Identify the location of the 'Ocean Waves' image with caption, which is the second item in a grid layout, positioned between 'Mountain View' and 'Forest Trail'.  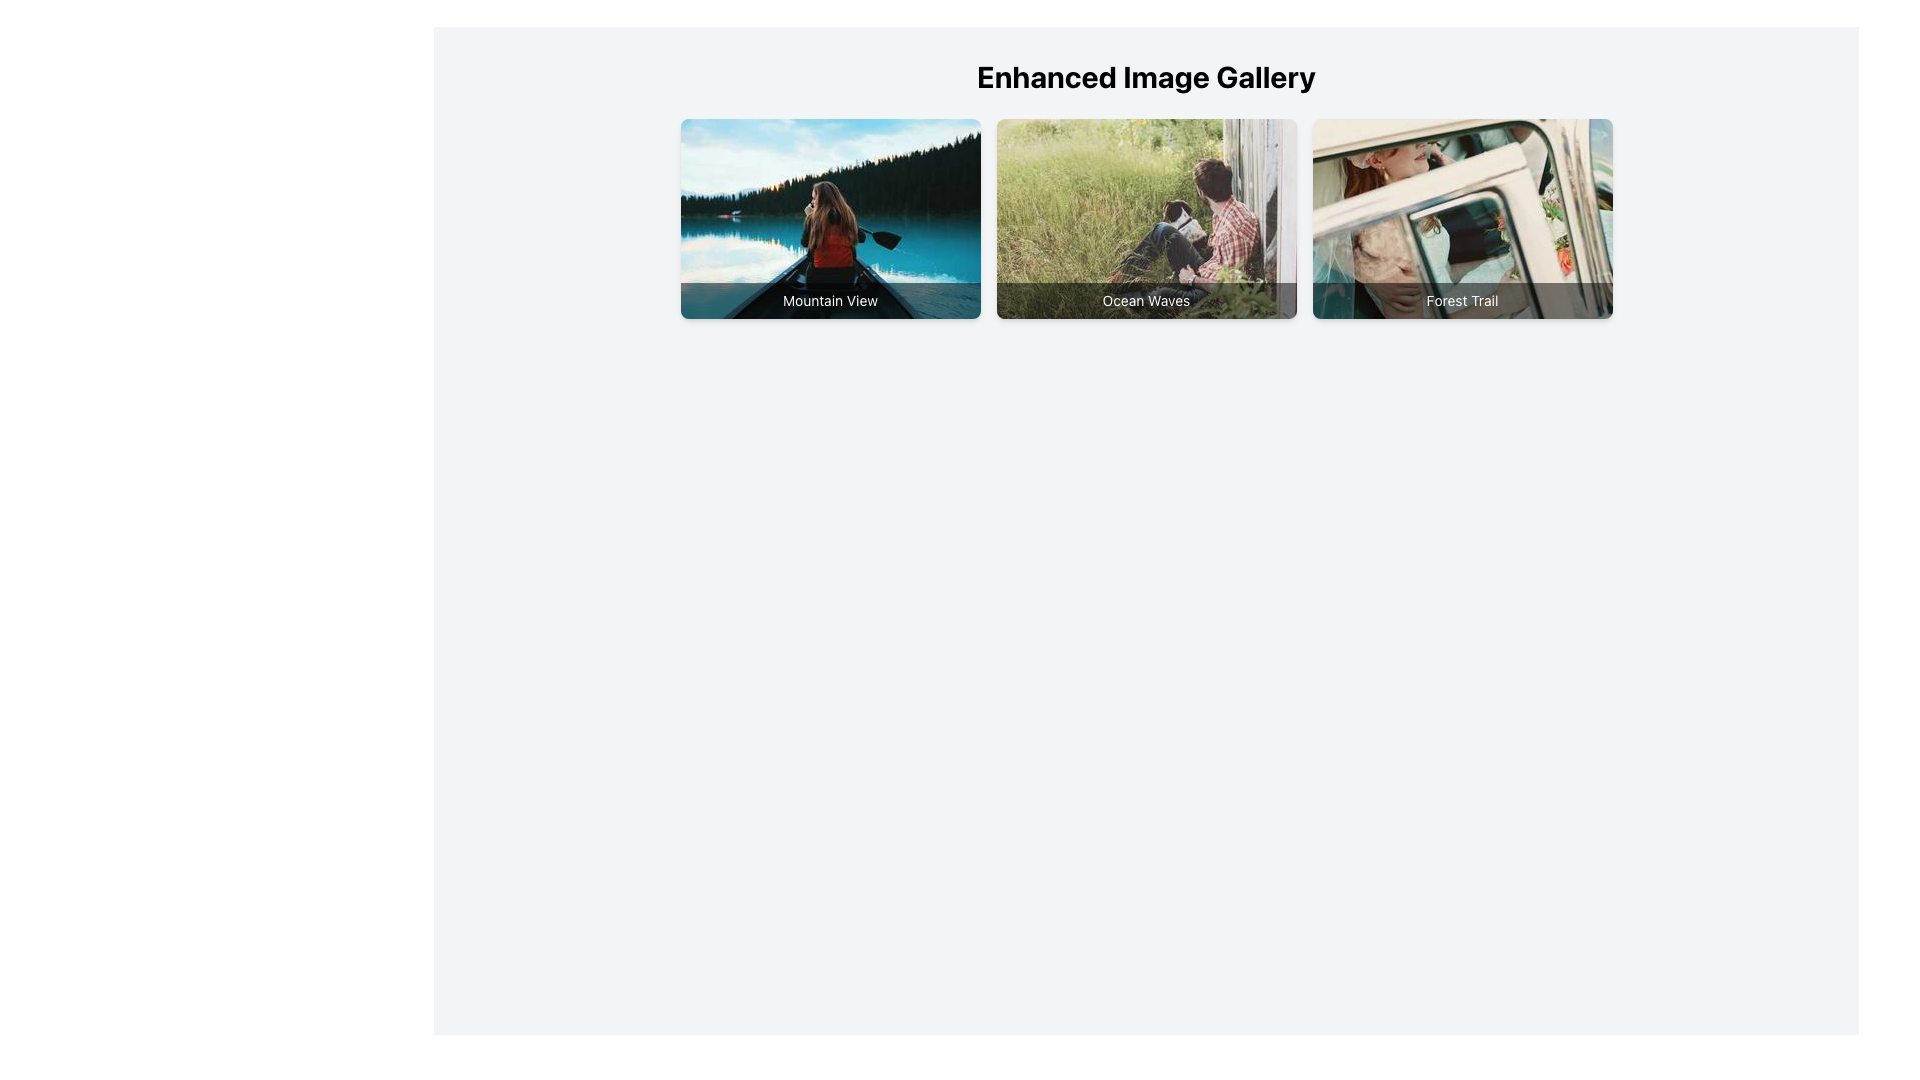
(1146, 219).